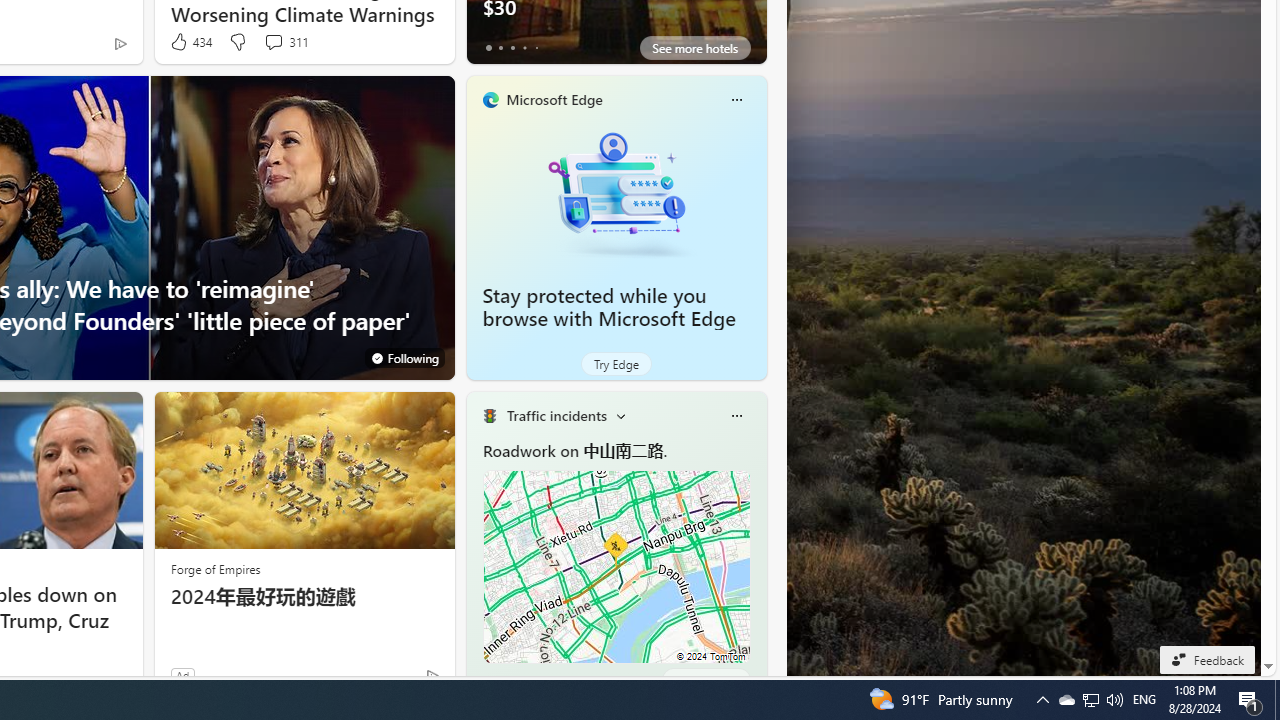 The width and height of the screenshot is (1280, 720). What do you see at coordinates (705, 679) in the screenshot?
I see `'See on map'` at bounding box center [705, 679].